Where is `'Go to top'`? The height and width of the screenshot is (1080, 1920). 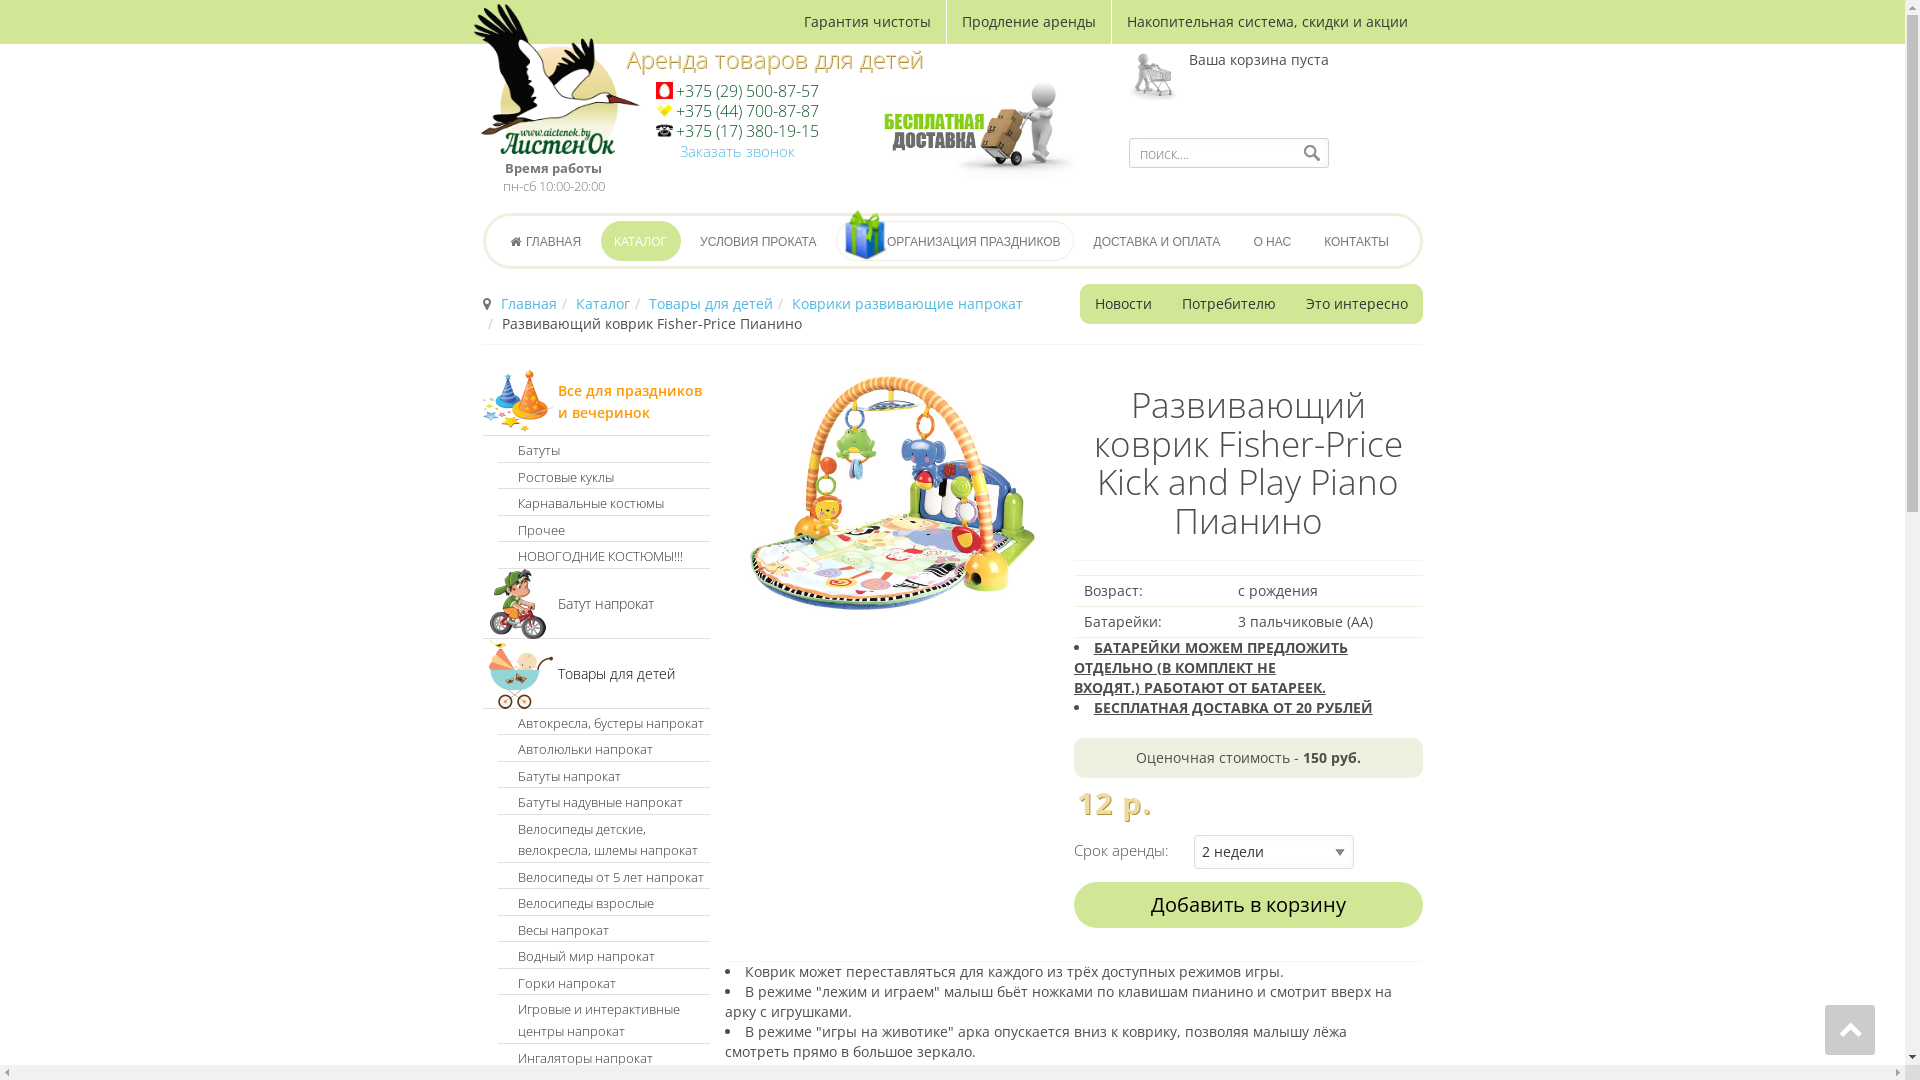
'Go to top' is located at coordinates (1848, 1029).